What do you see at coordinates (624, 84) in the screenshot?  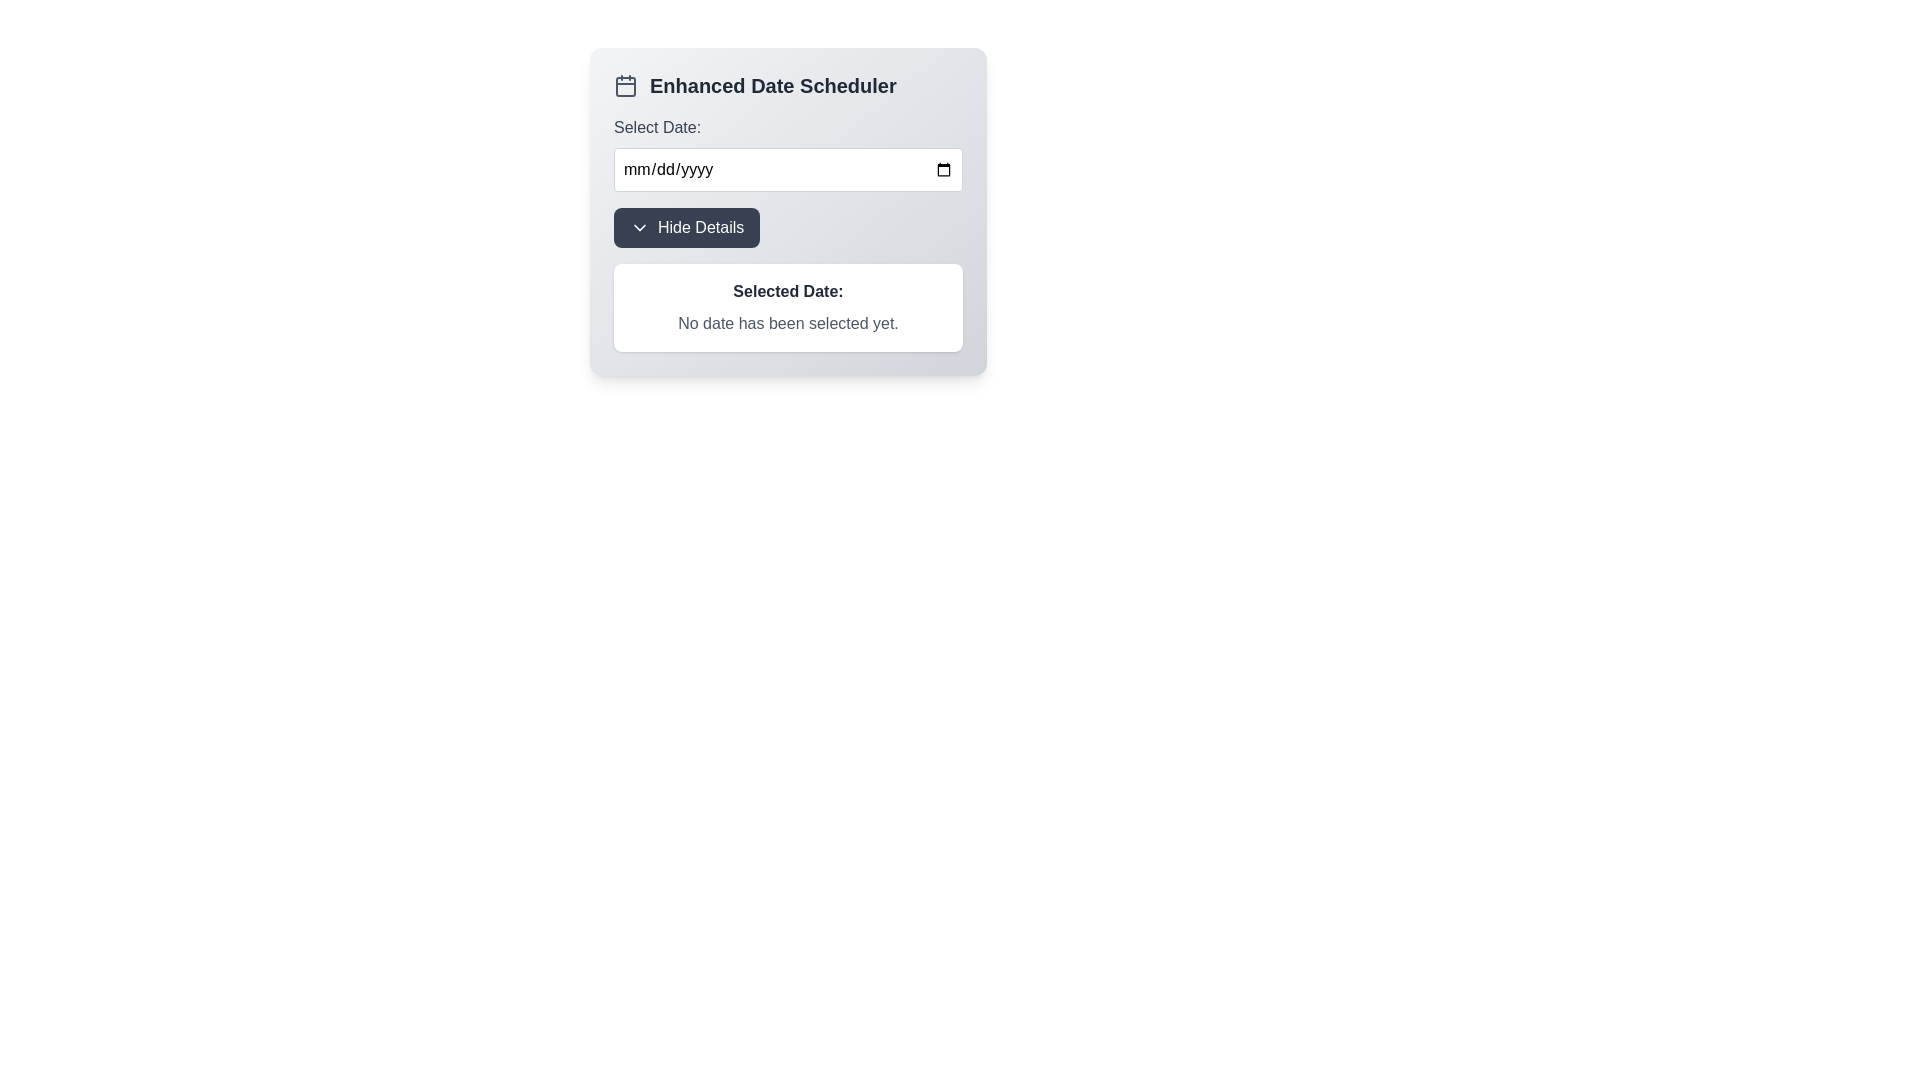 I see `the calendar icon that indicates date selection functionality` at bounding box center [624, 84].